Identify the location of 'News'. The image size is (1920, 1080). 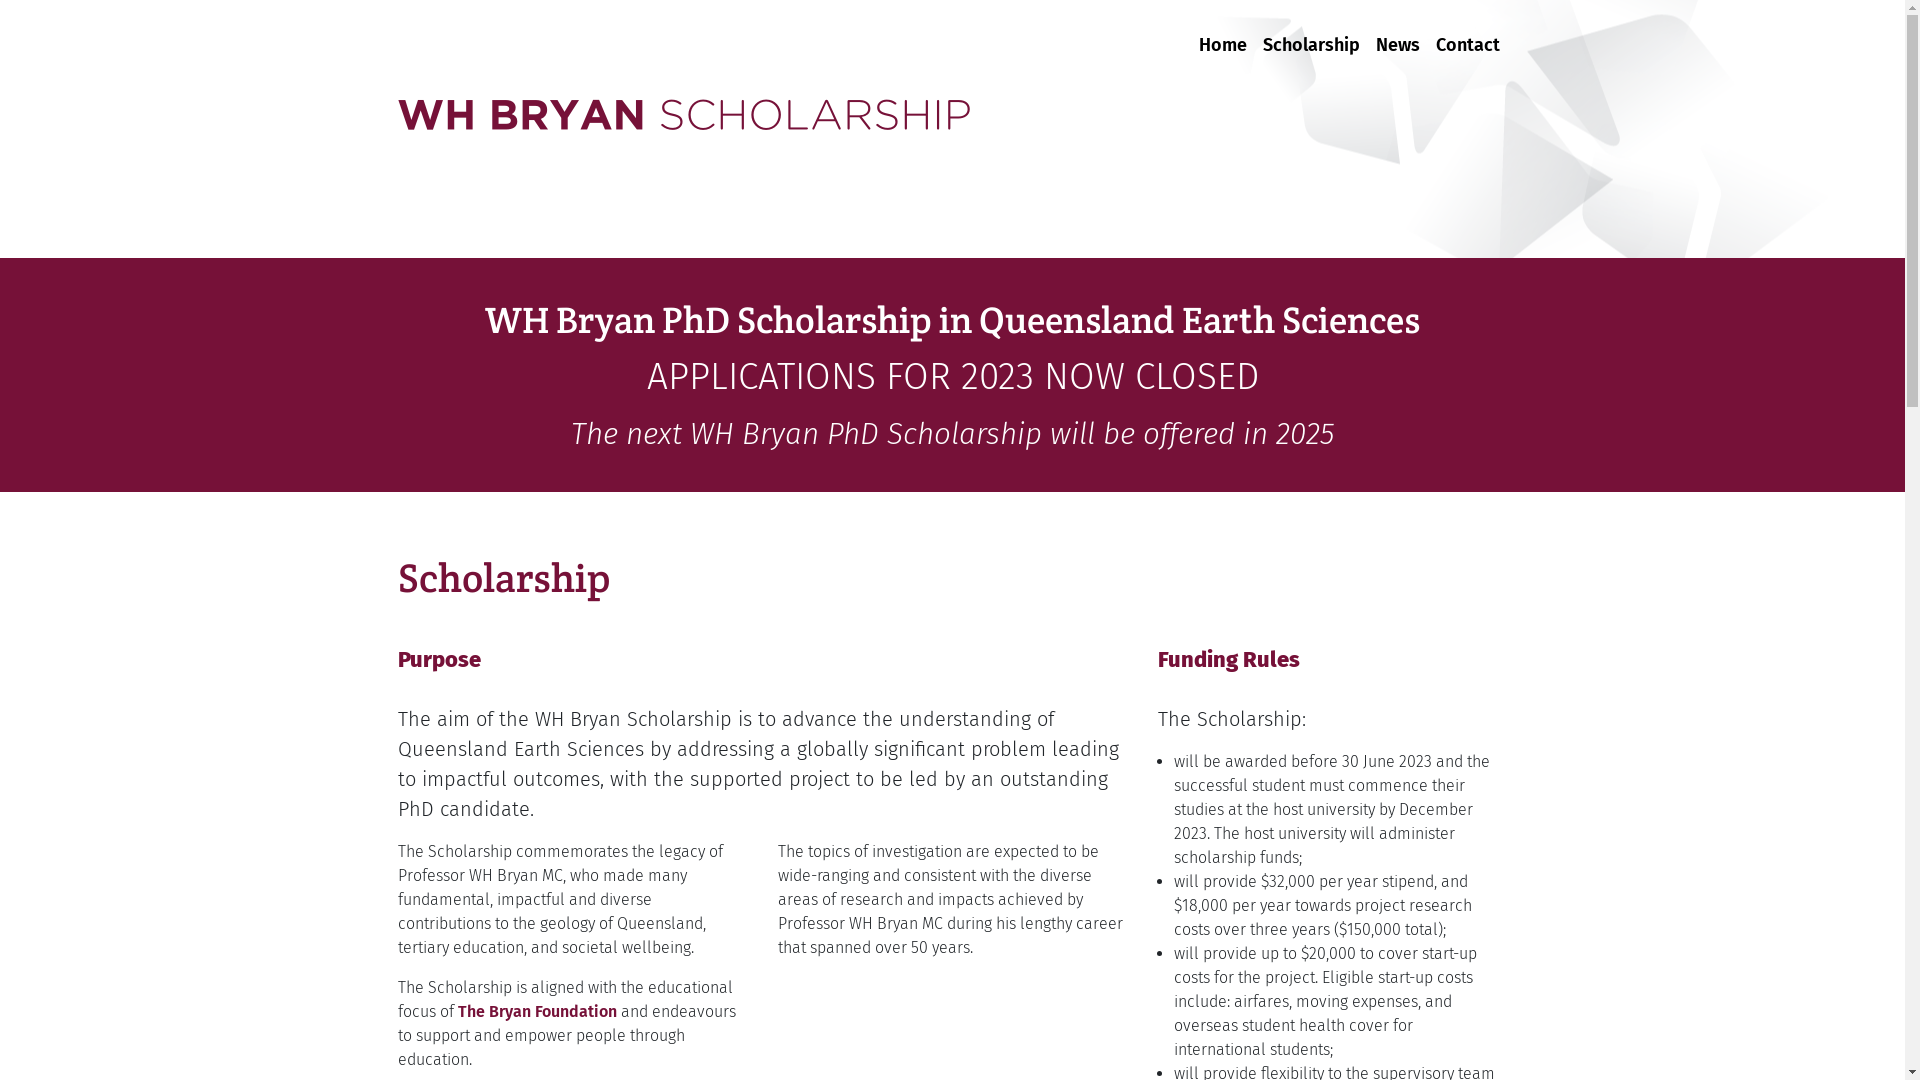
(1396, 33).